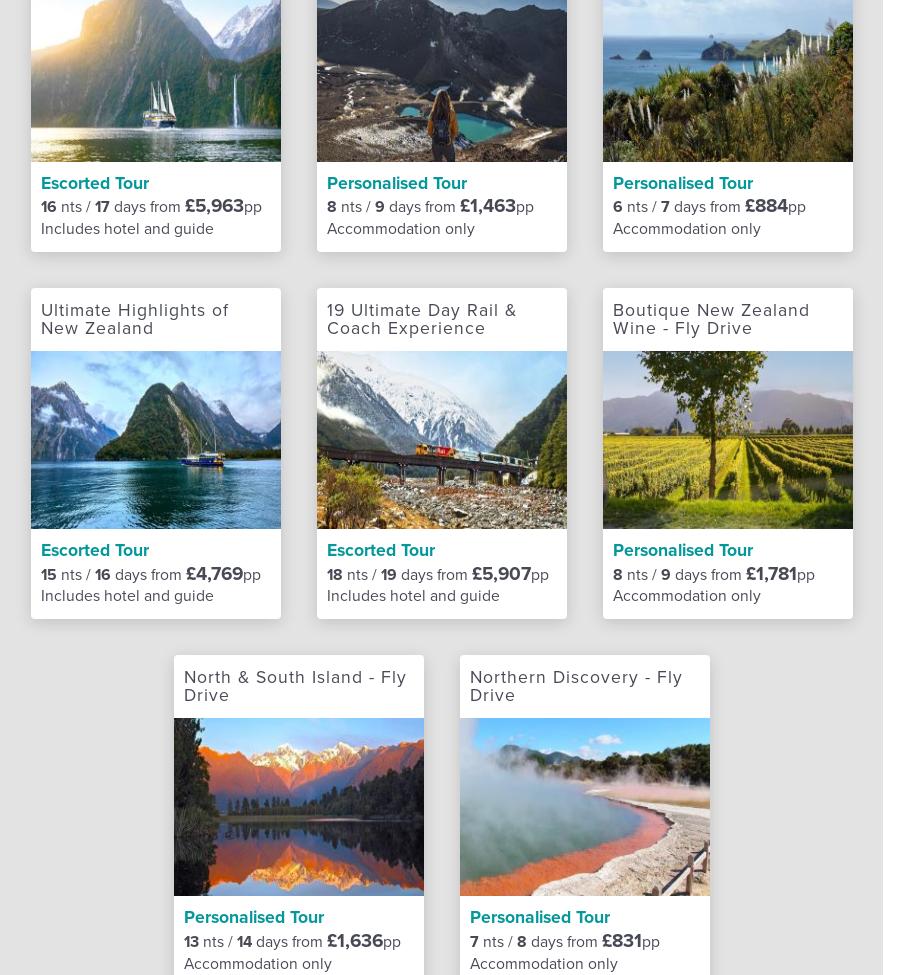 The height and width of the screenshot is (975, 900). What do you see at coordinates (399, 83) in the screenshot?
I see `'4 hotels'` at bounding box center [399, 83].